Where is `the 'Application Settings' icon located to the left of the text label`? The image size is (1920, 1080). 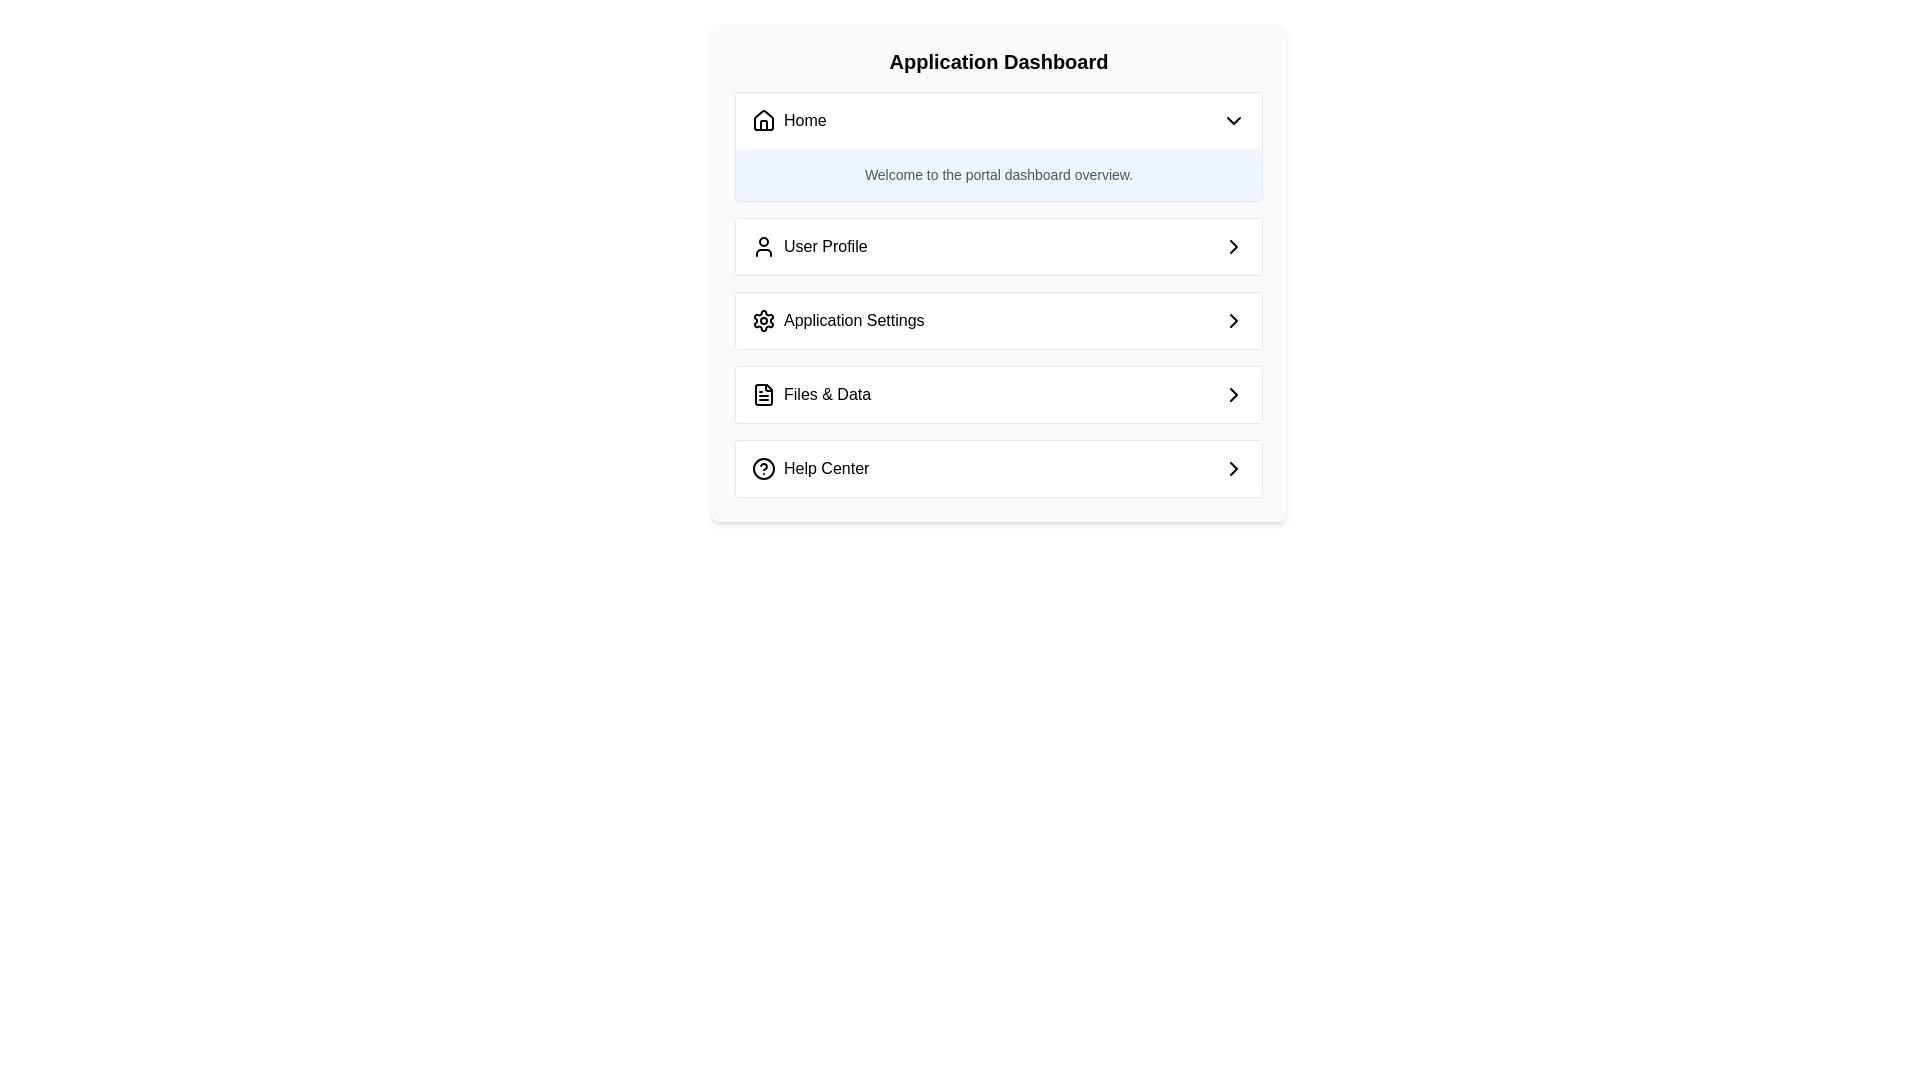 the 'Application Settings' icon located to the left of the text label is located at coordinates (762, 319).